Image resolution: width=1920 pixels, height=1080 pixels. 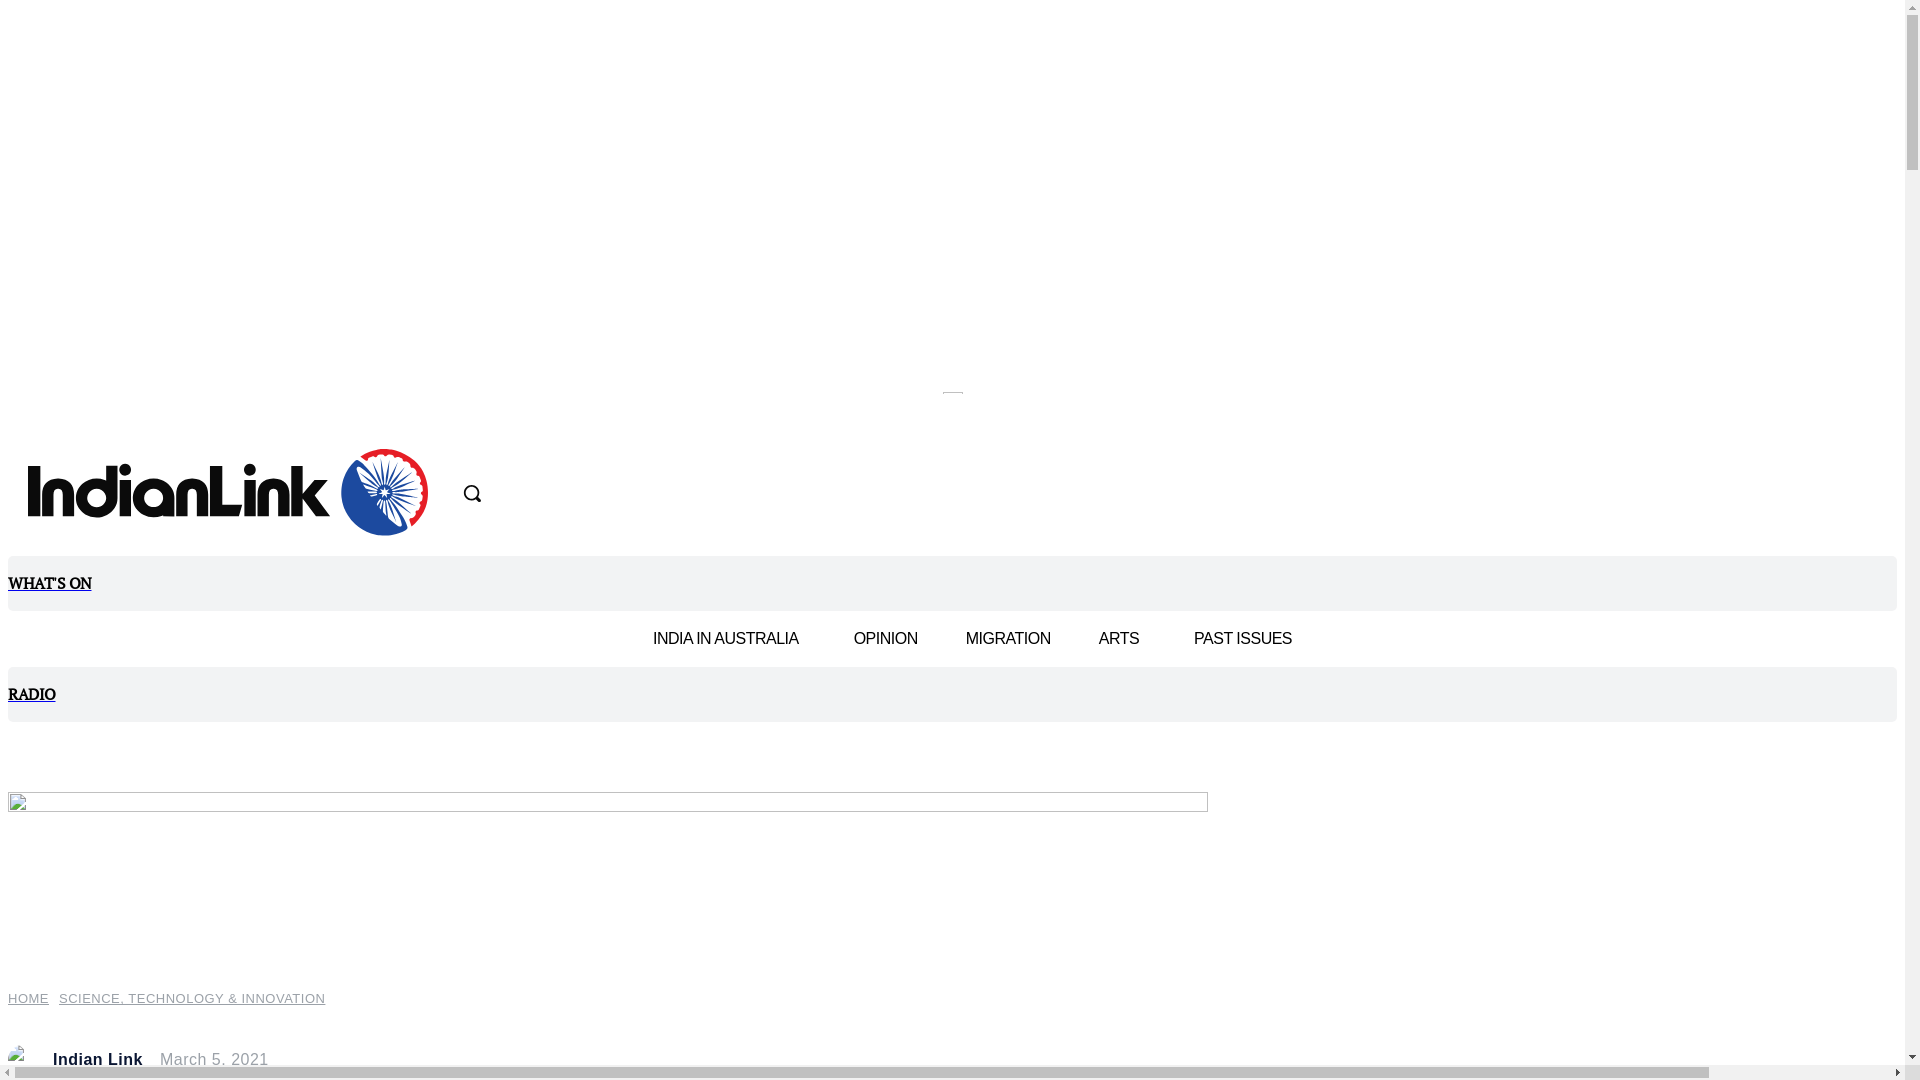 What do you see at coordinates (1242, 638) in the screenshot?
I see `'PAST ISSUES'` at bounding box center [1242, 638].